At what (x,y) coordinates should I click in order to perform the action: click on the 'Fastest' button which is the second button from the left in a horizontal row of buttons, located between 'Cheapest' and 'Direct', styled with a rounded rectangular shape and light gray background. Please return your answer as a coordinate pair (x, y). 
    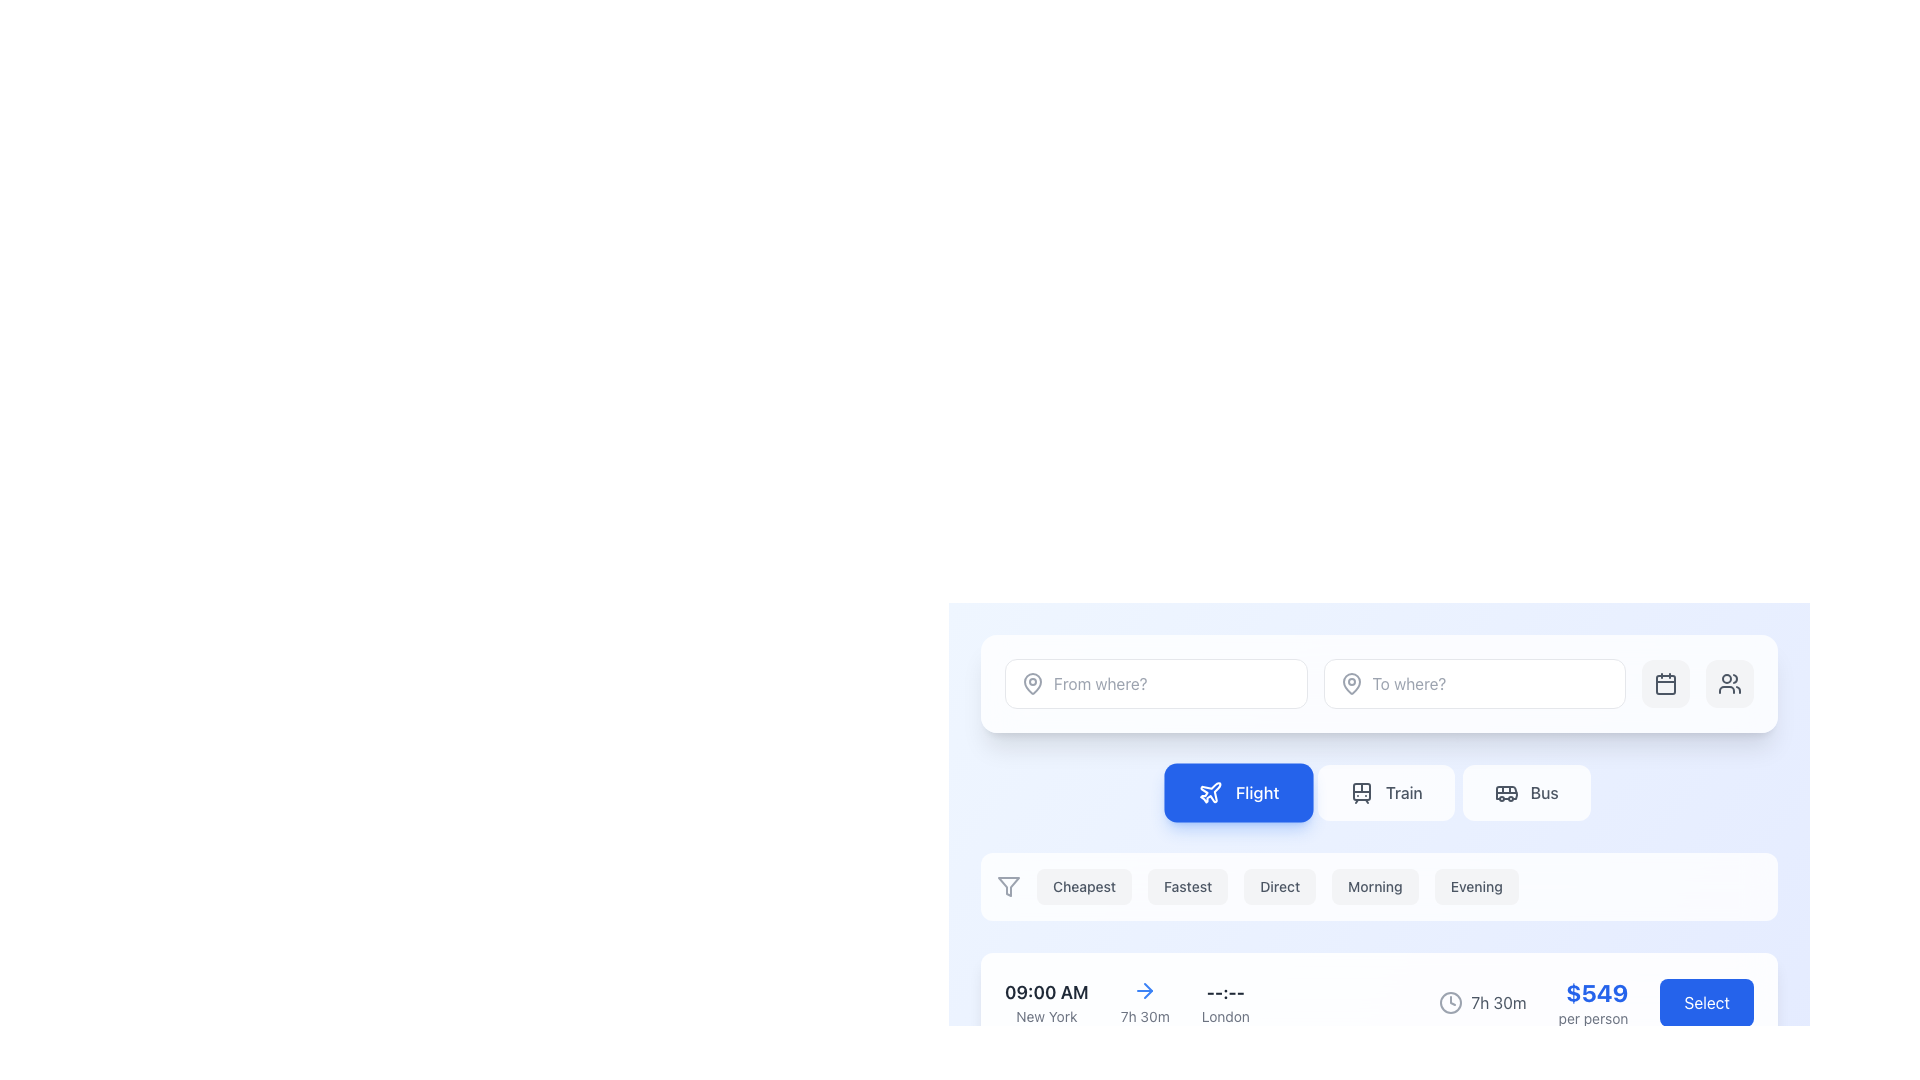
    Looking at the image, I should click on (1188, 886).